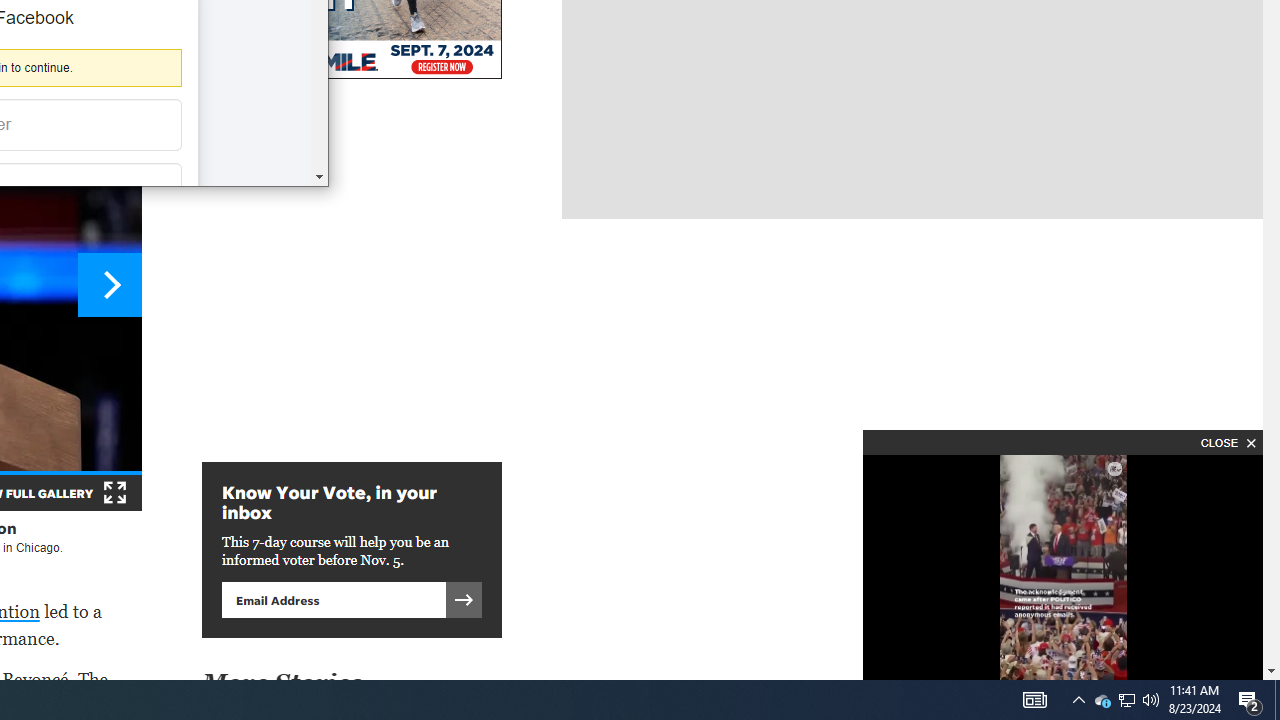 This screenshot has height=720, width=1280. Describe the element at coordinates (1101, 698) in the screenshot. I see `'User Promoted Notification Area'` at that location.